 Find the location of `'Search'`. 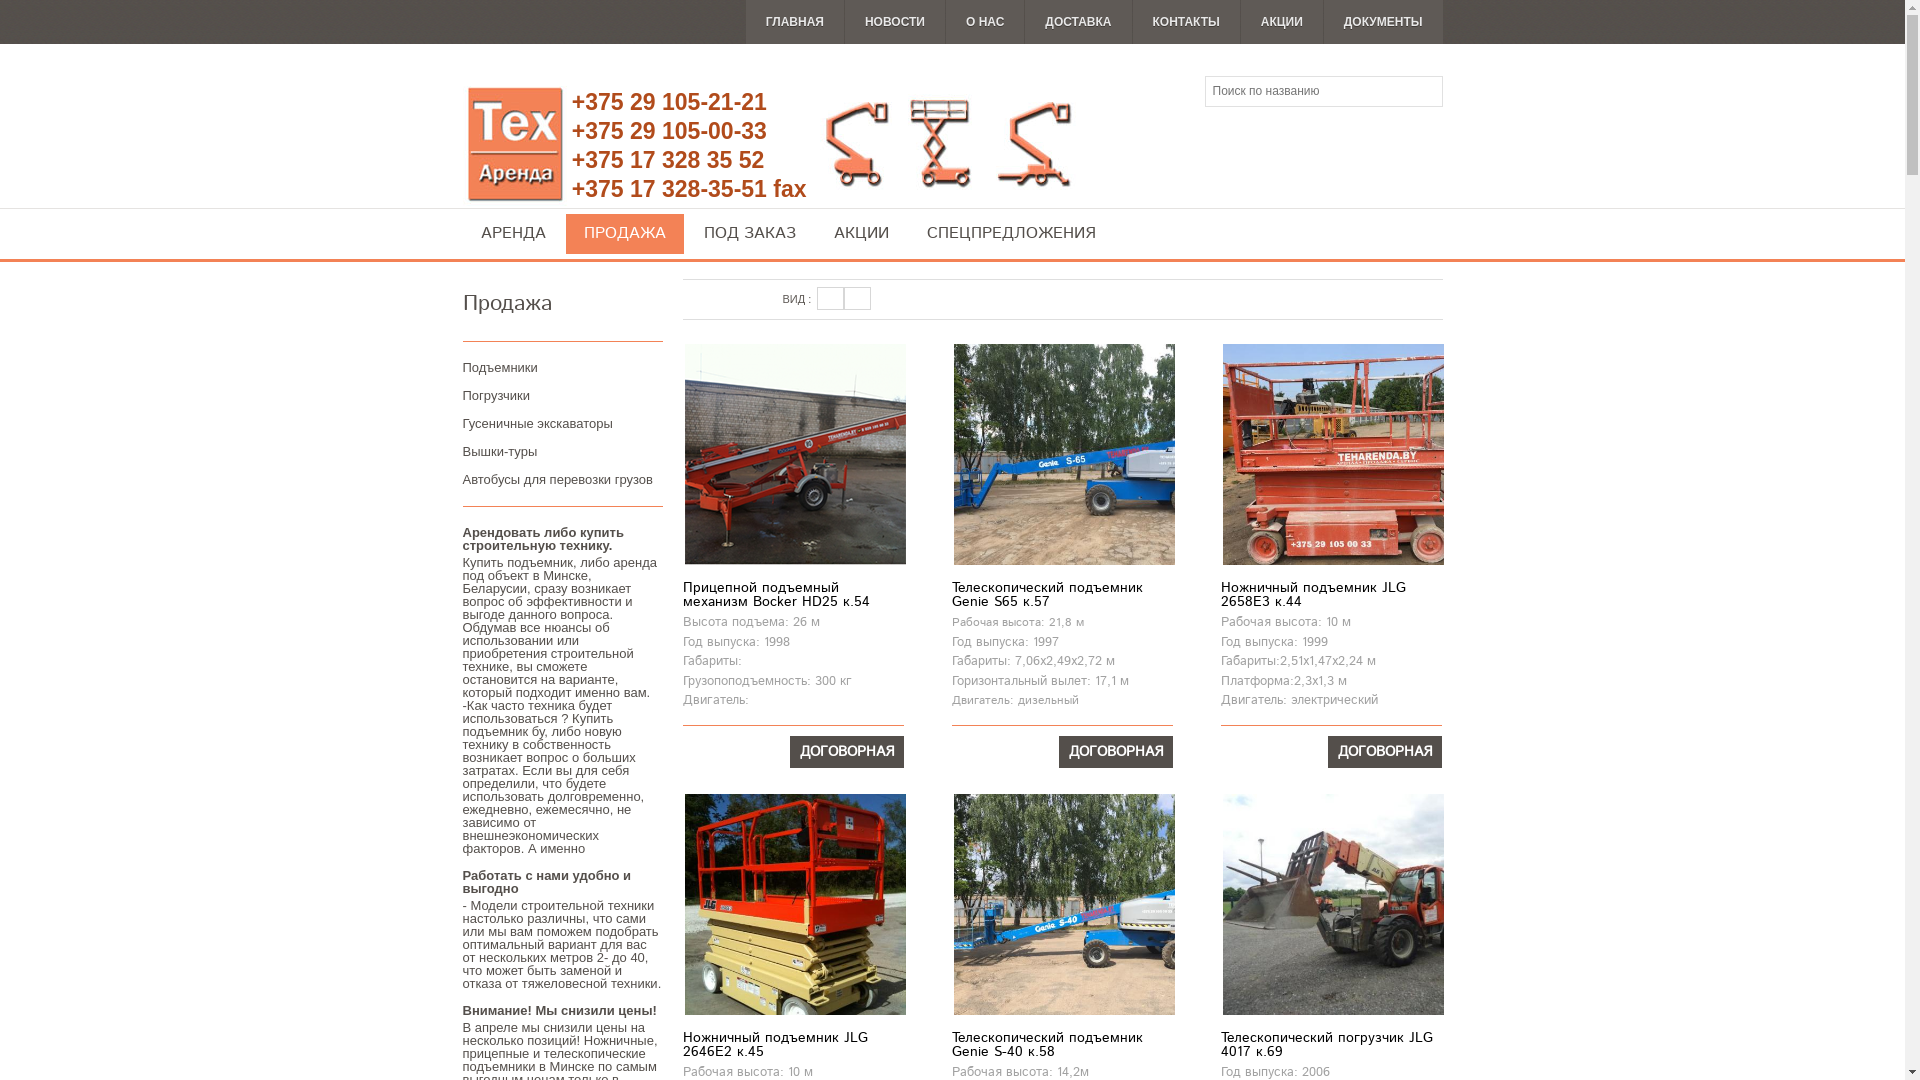

'Search' is located at coordinates (1424, 92).